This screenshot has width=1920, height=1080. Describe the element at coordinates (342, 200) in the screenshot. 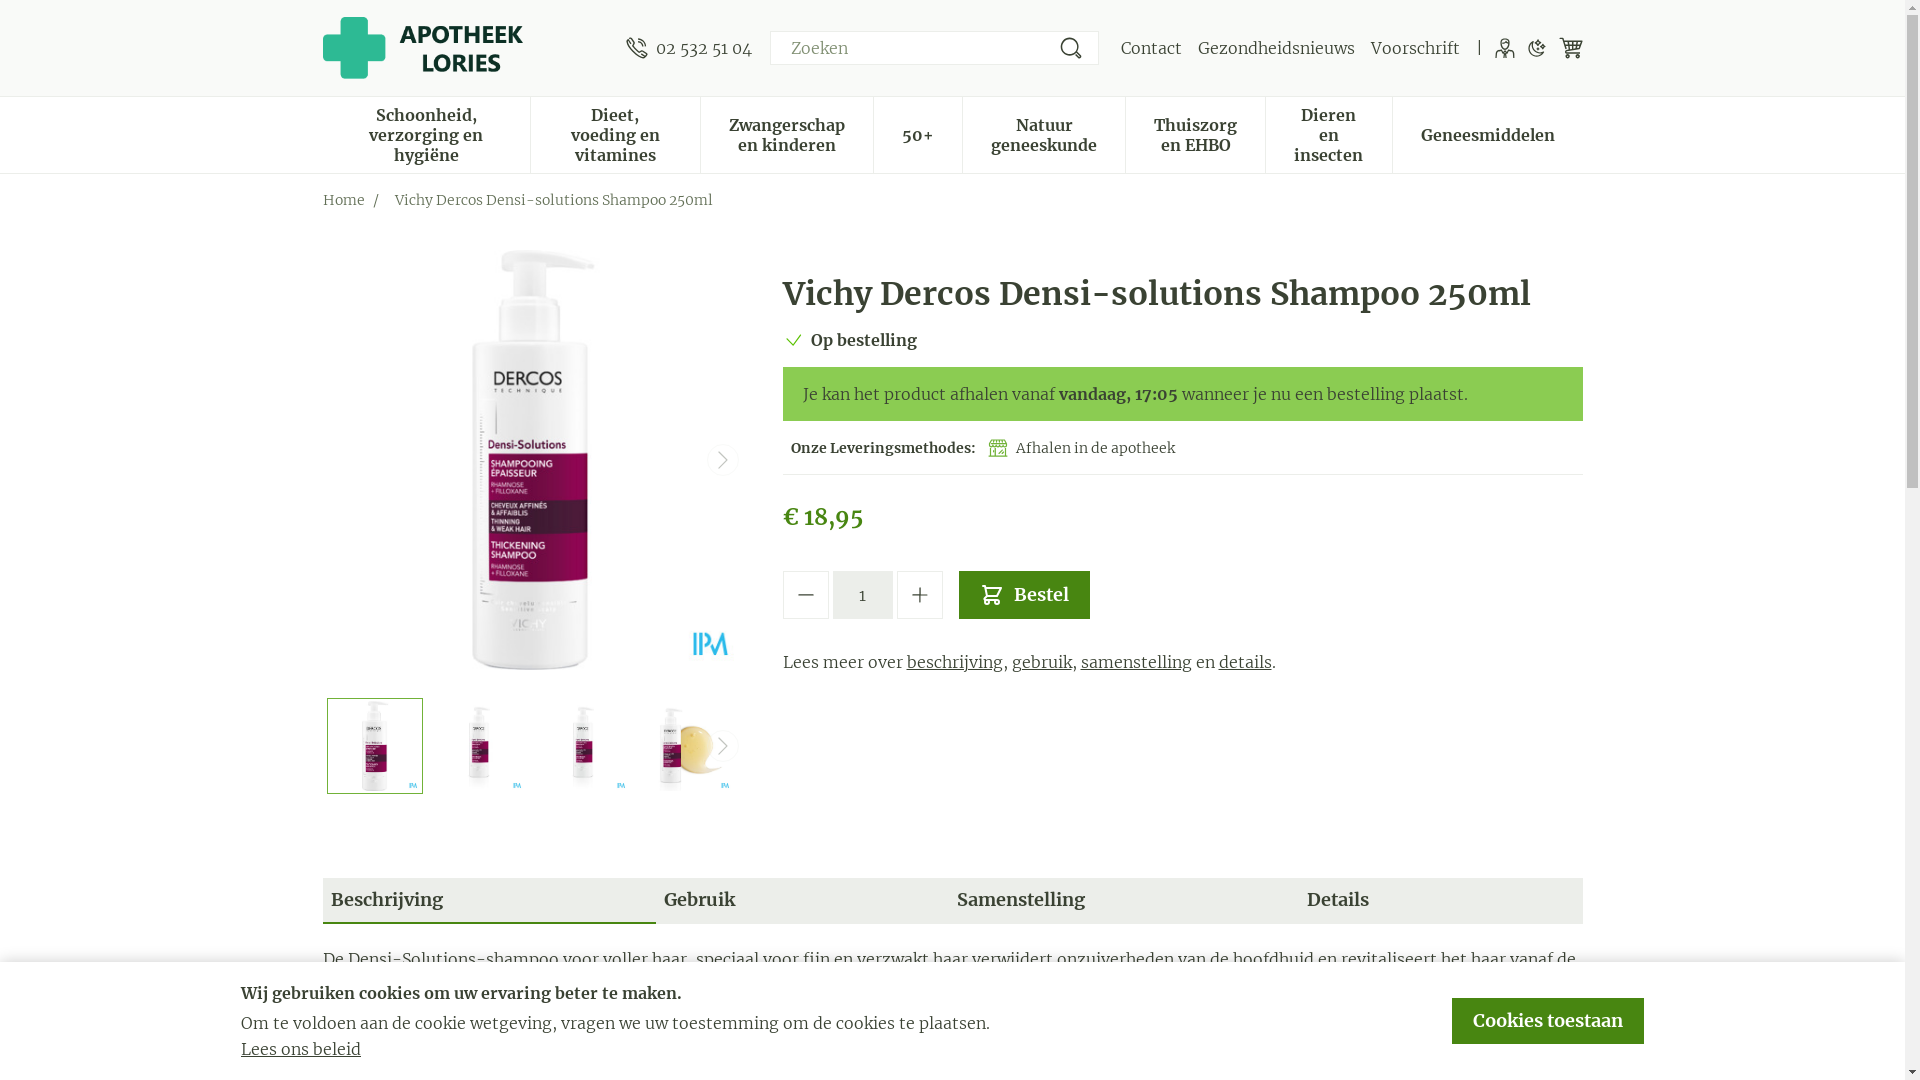

I see `'Home'` at that location.